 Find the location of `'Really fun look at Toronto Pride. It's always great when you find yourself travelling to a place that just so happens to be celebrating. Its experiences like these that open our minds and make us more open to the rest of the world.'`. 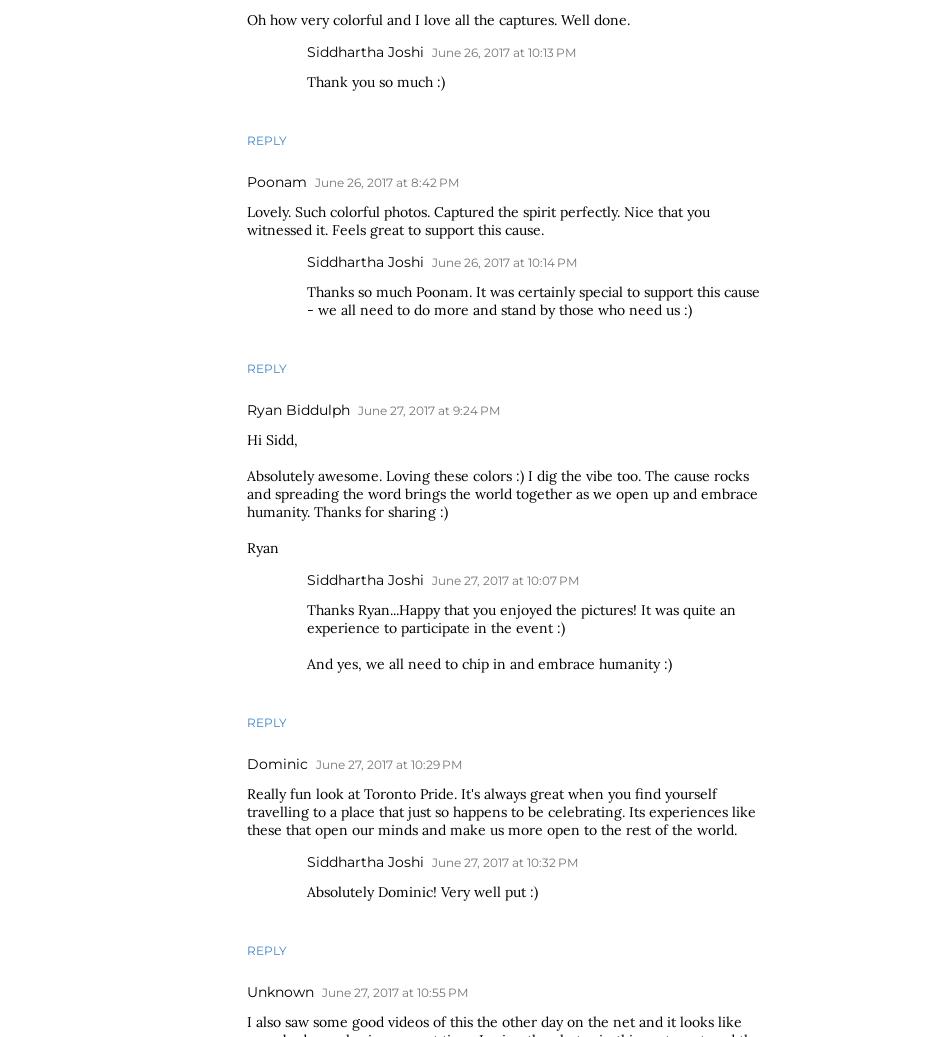

'Really fun look at Toronto Pride. It's always great when you find yourself travelling to a place that just so happens to be celebrating. Its experiences like these that open our minds and make us more open to the rest of the world.' is located at coordinates (501, 811).